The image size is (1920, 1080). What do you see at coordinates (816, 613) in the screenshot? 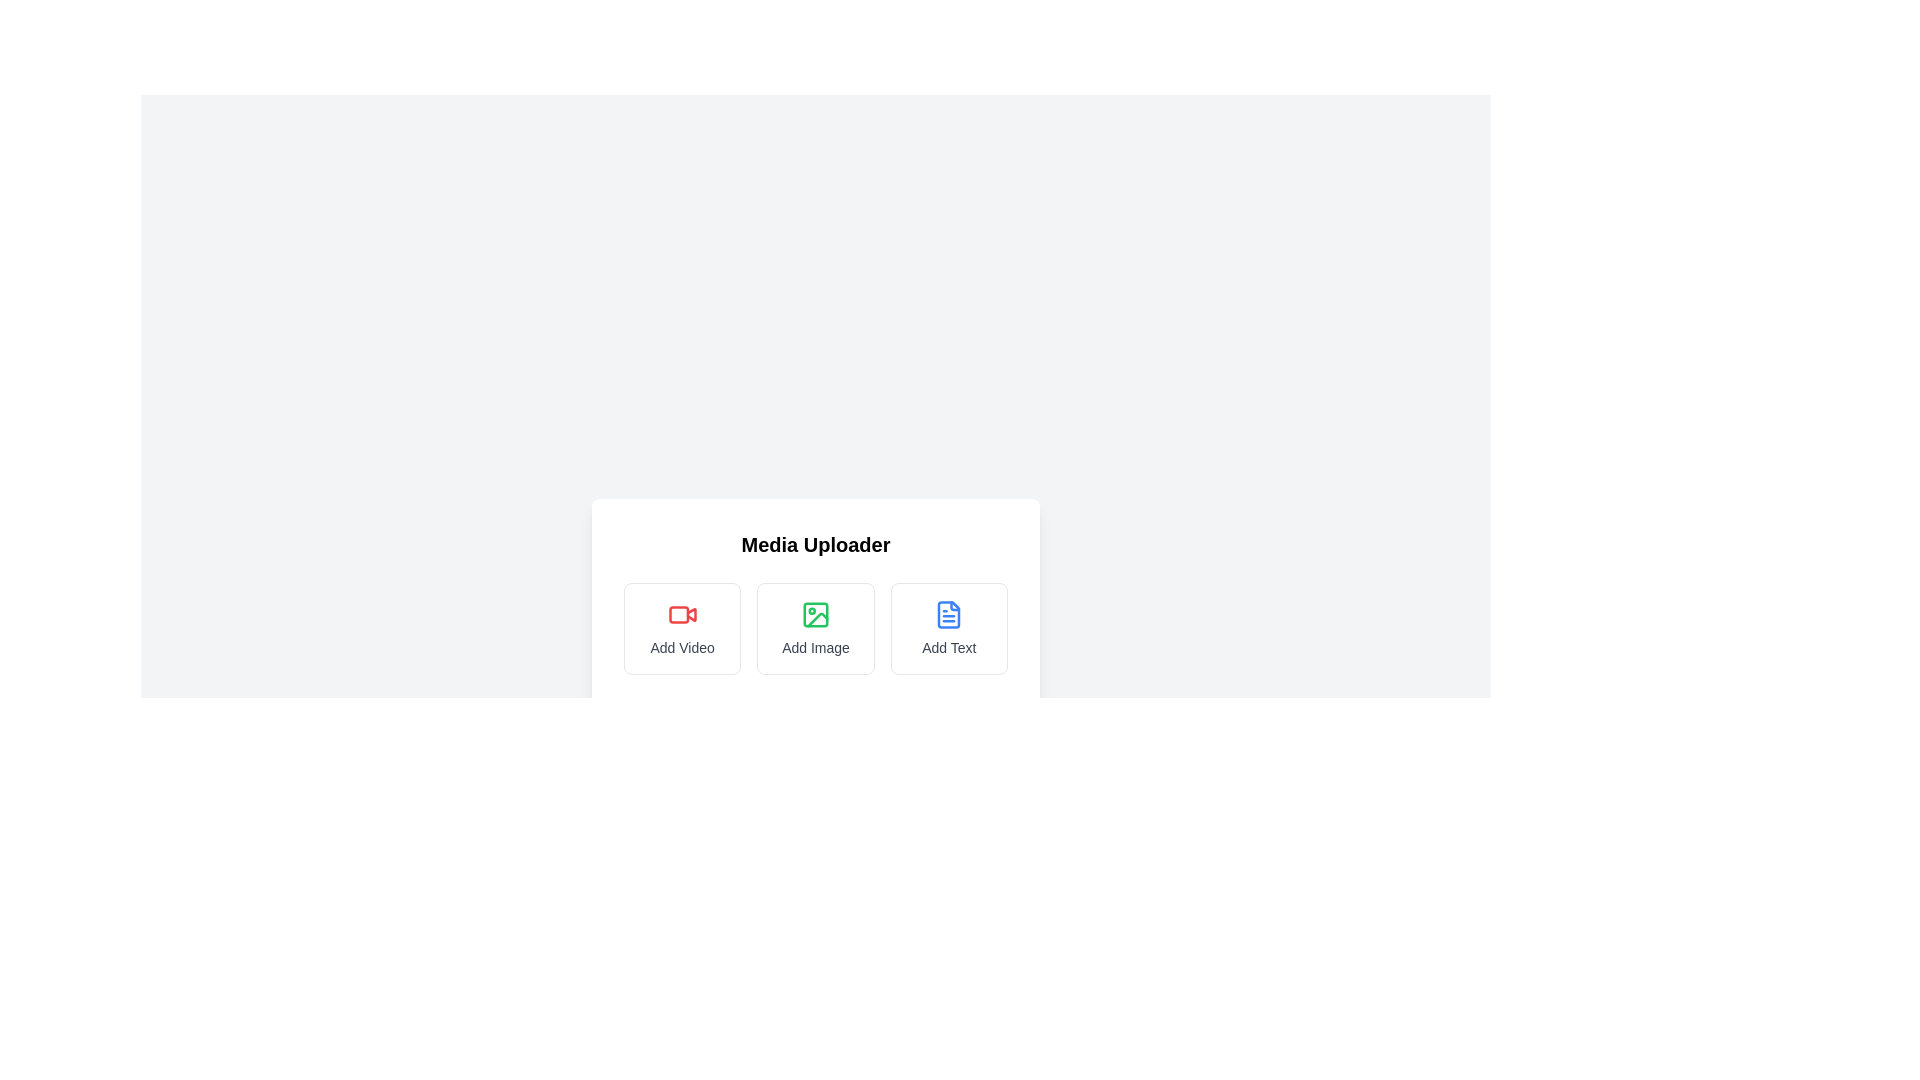
I see `the green outlined image placeholder icon representing the 'Add Image' functionality, located in the middle of the second button group under the 'Media Uploader' heading` at bounding box center [816, 613].